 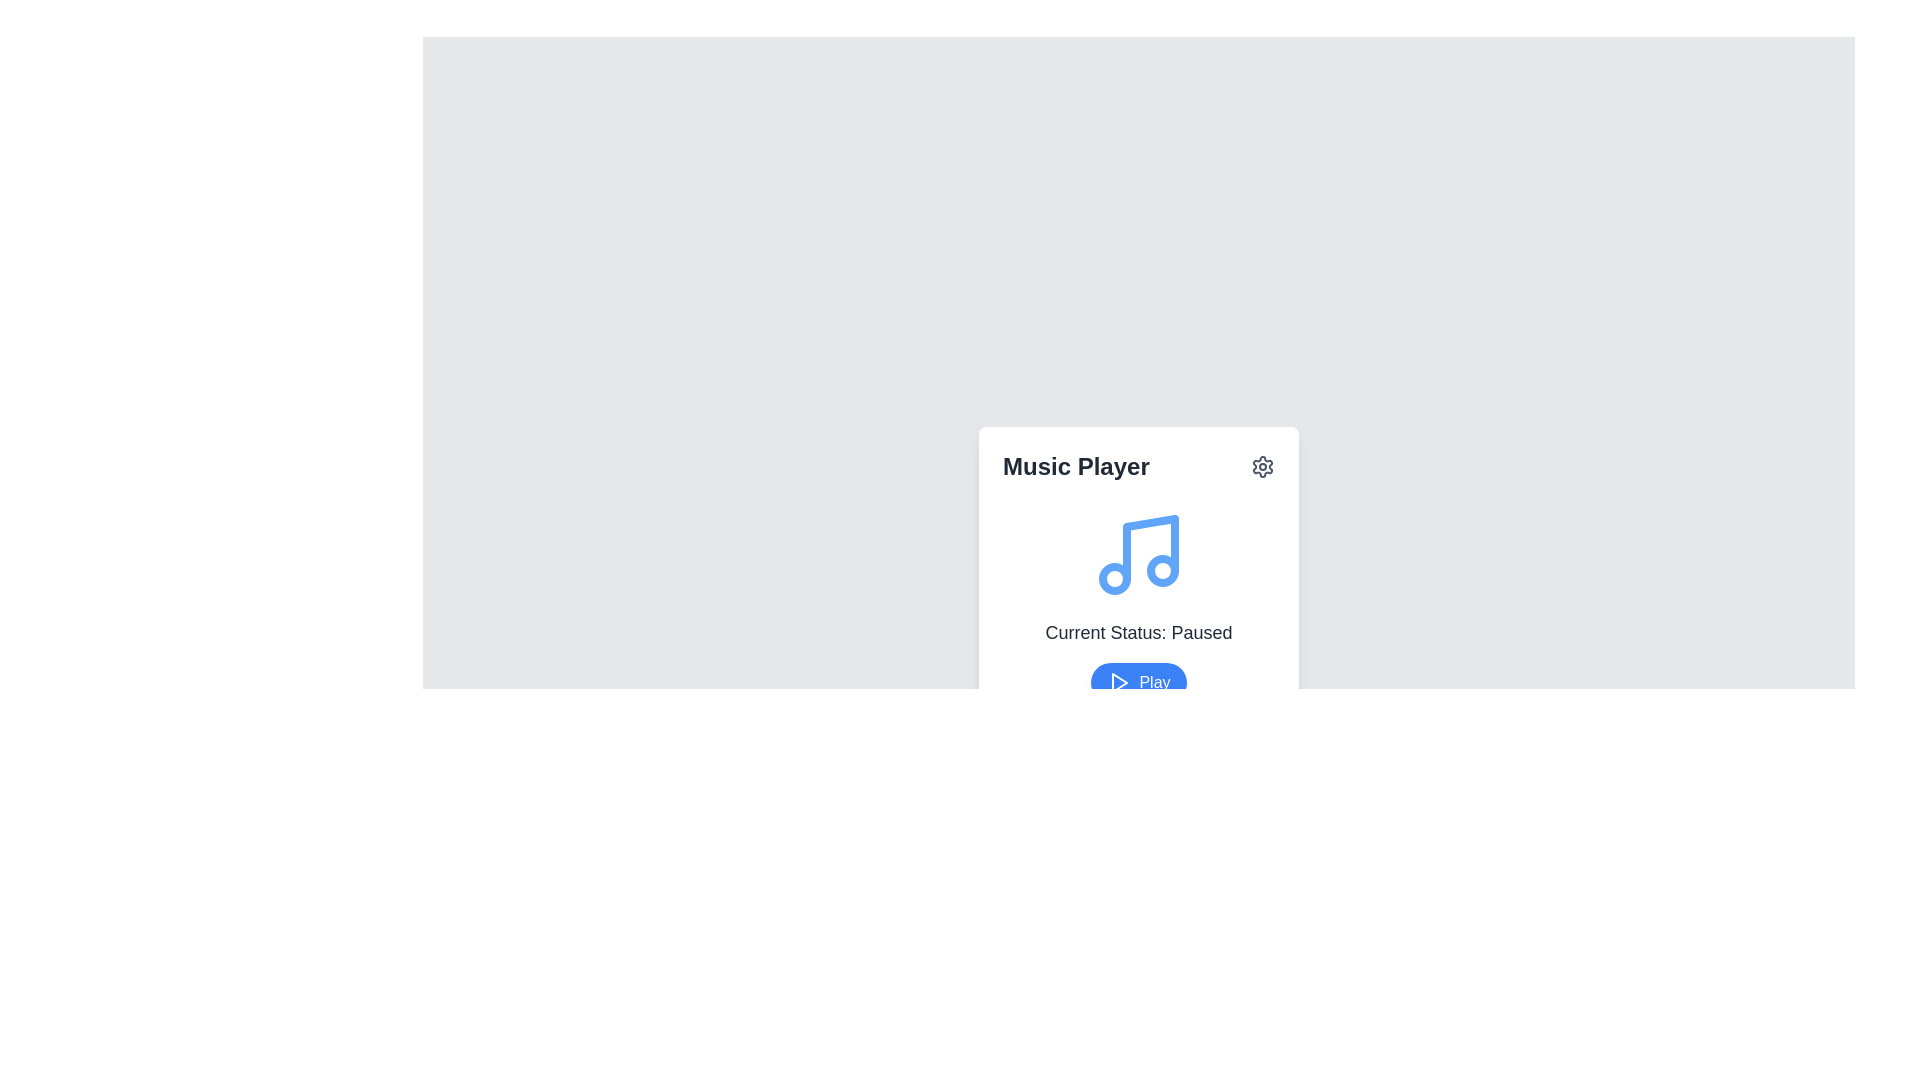 I want to click on the top-center music player icon that indicates the function of the music player, positioned above the 'Current Status: Paused' text and the 'Play' button, so click(x=1138, y=555).